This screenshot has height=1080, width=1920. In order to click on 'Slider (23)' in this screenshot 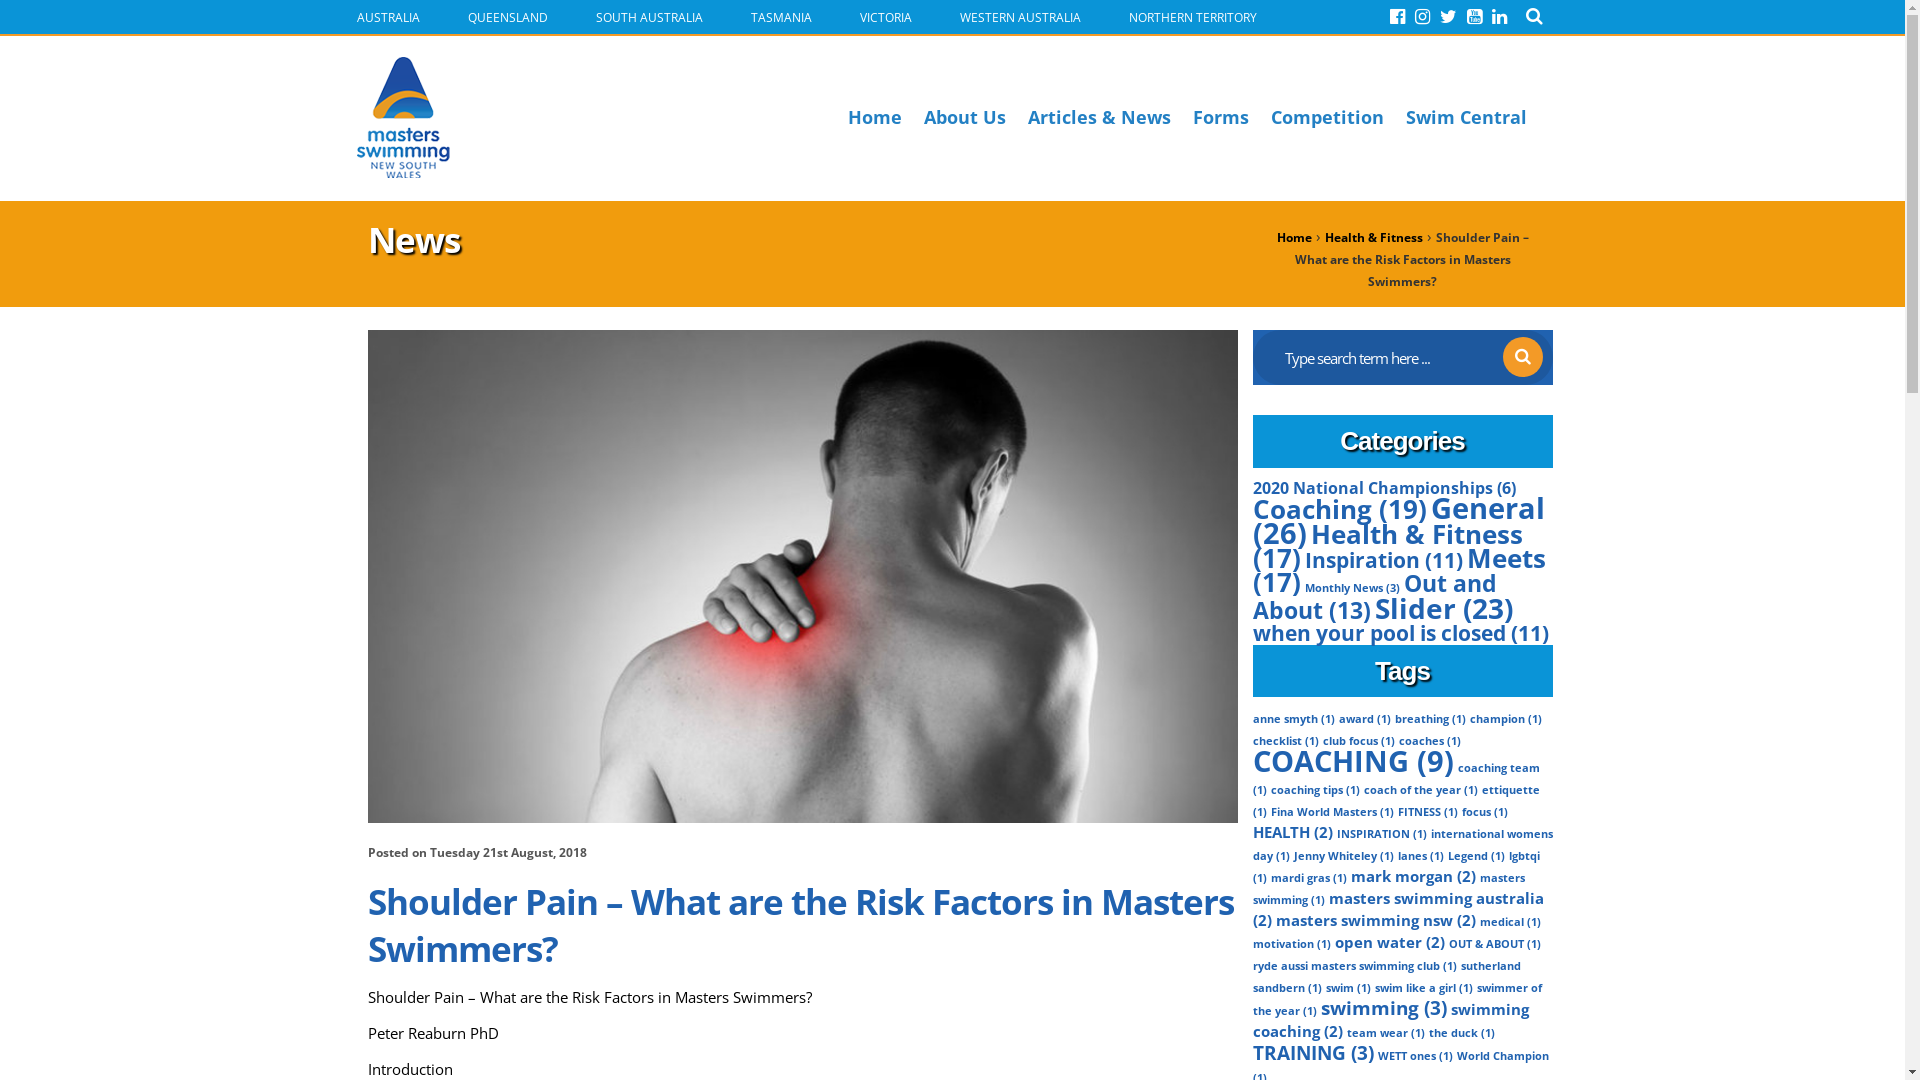, I will do `click(1443, 607)`.